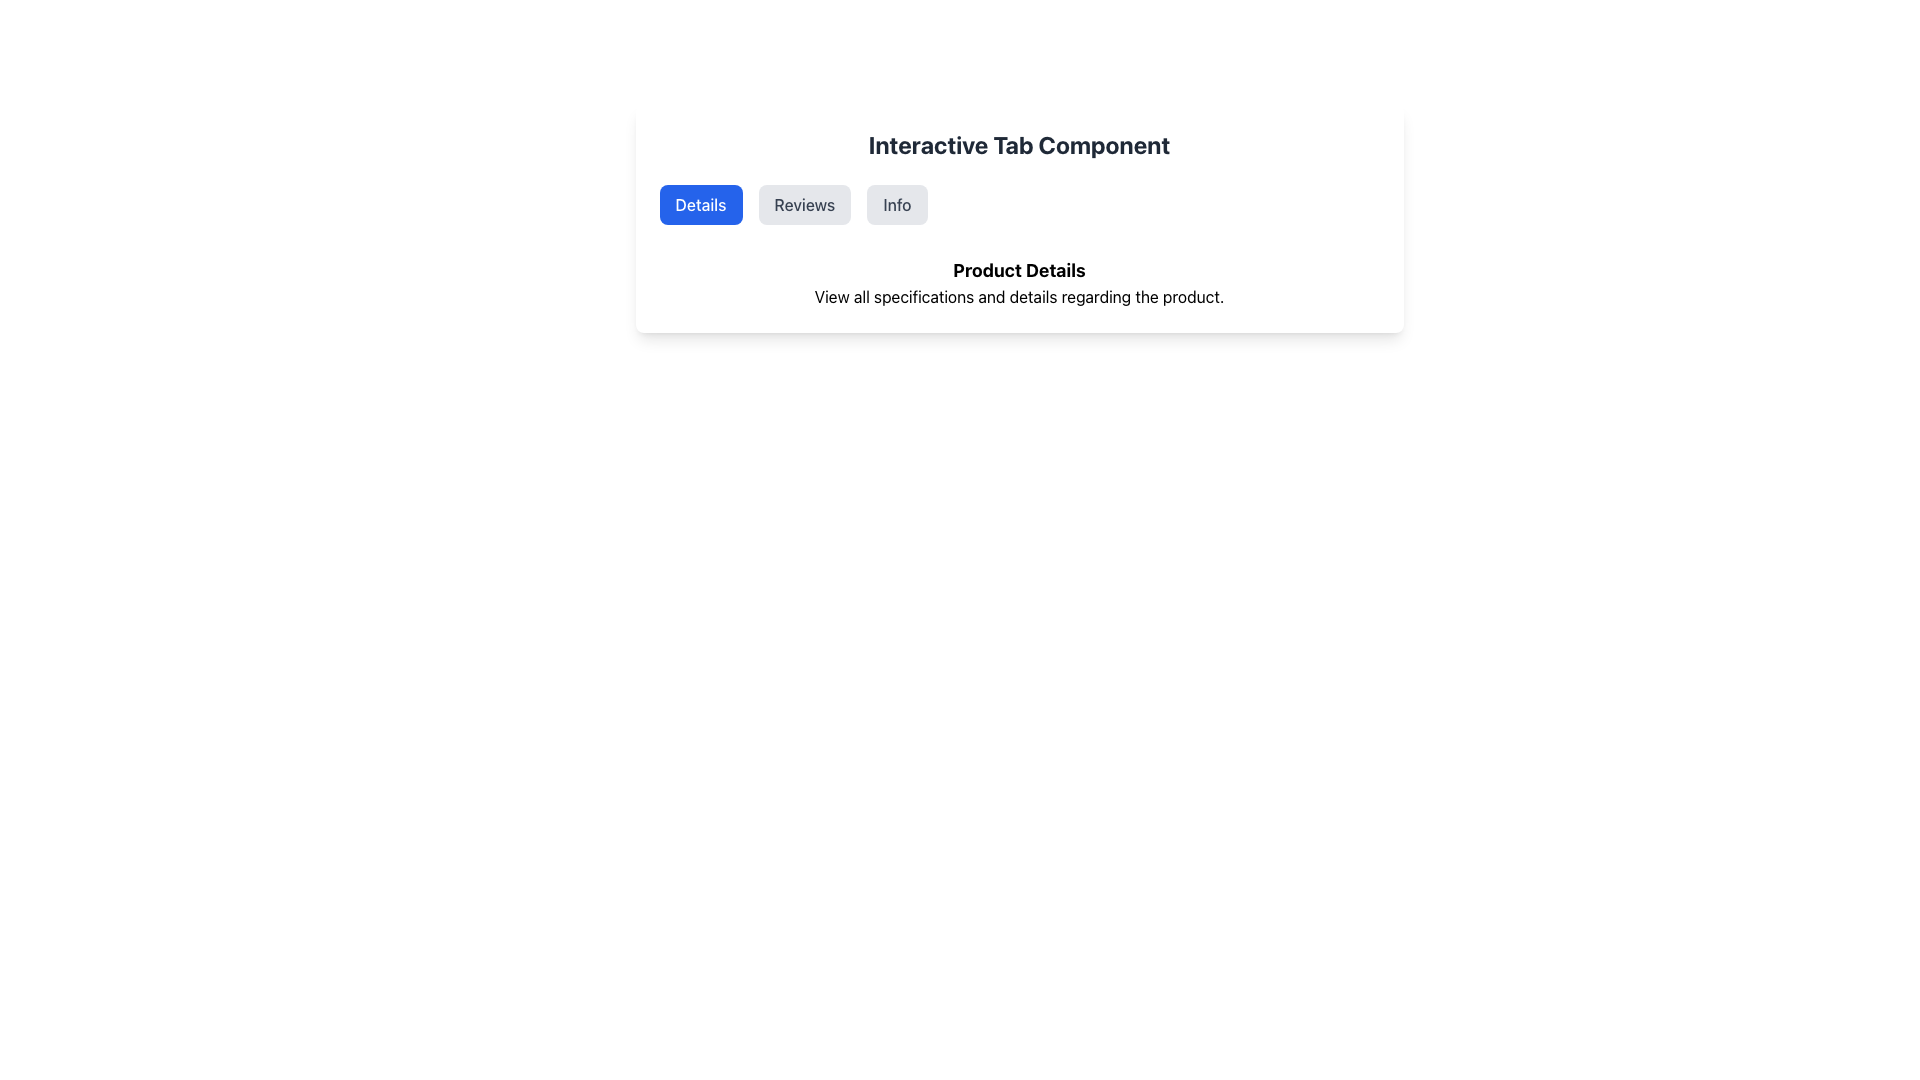 The image size is (1920, 1080). What do you see at coordinates (700, 204) in the screenshot?
I see `the 'Details' button` at bounding box center [700, 204].